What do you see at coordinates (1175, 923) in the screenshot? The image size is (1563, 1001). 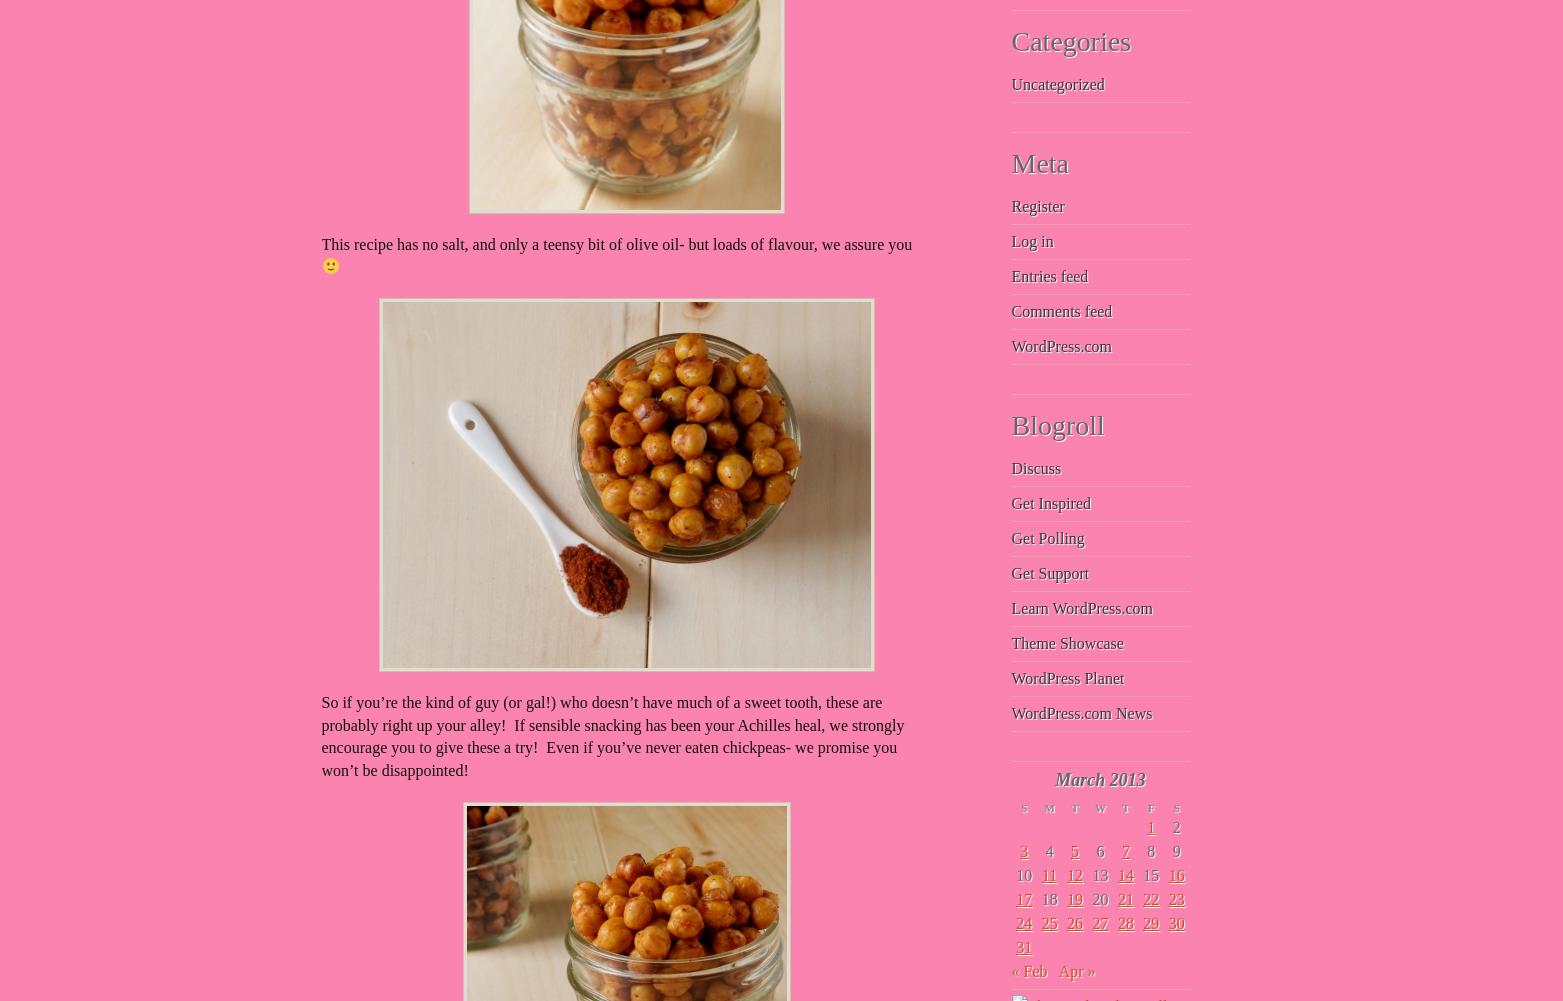 I see `'30'` at bounding box center [1175, 923].